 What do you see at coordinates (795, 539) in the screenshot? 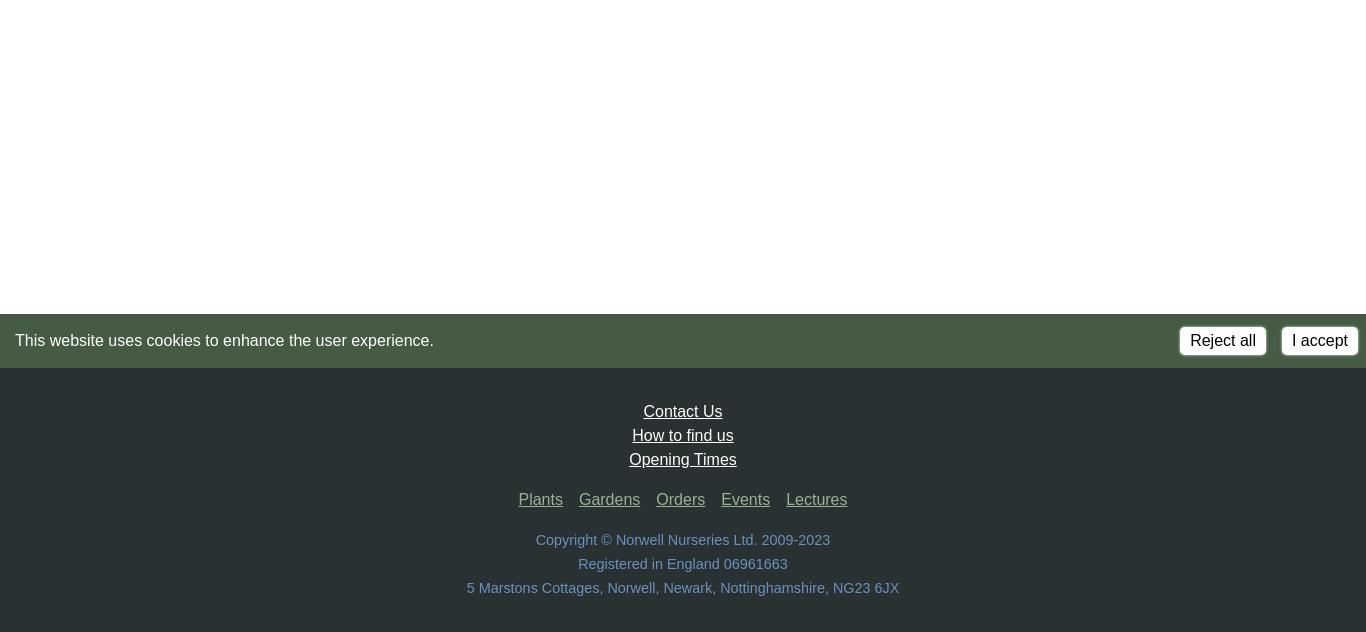
I see `'-'` at bounding box center [795, 539].